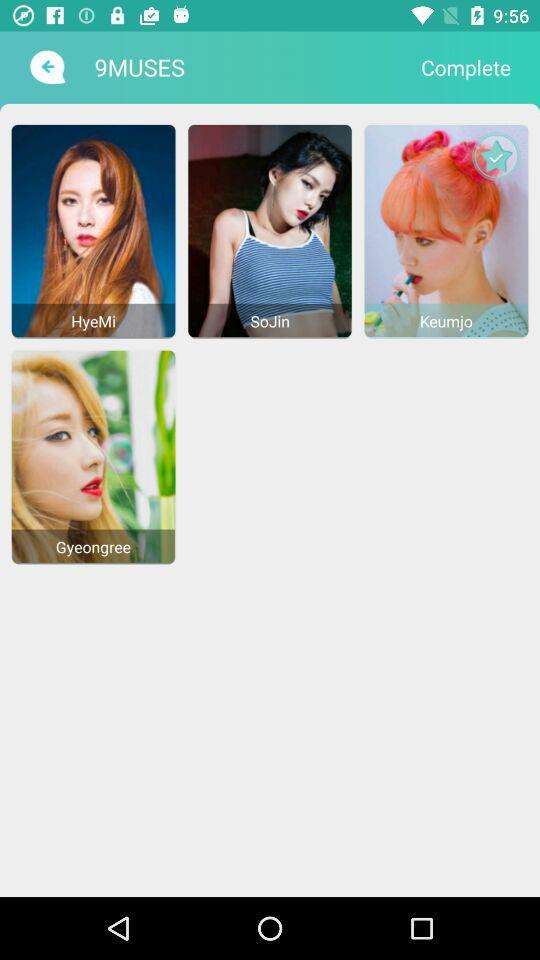 The image size is (540, 960). I want to click on the item next to 9muses icon, so click(45, 67).